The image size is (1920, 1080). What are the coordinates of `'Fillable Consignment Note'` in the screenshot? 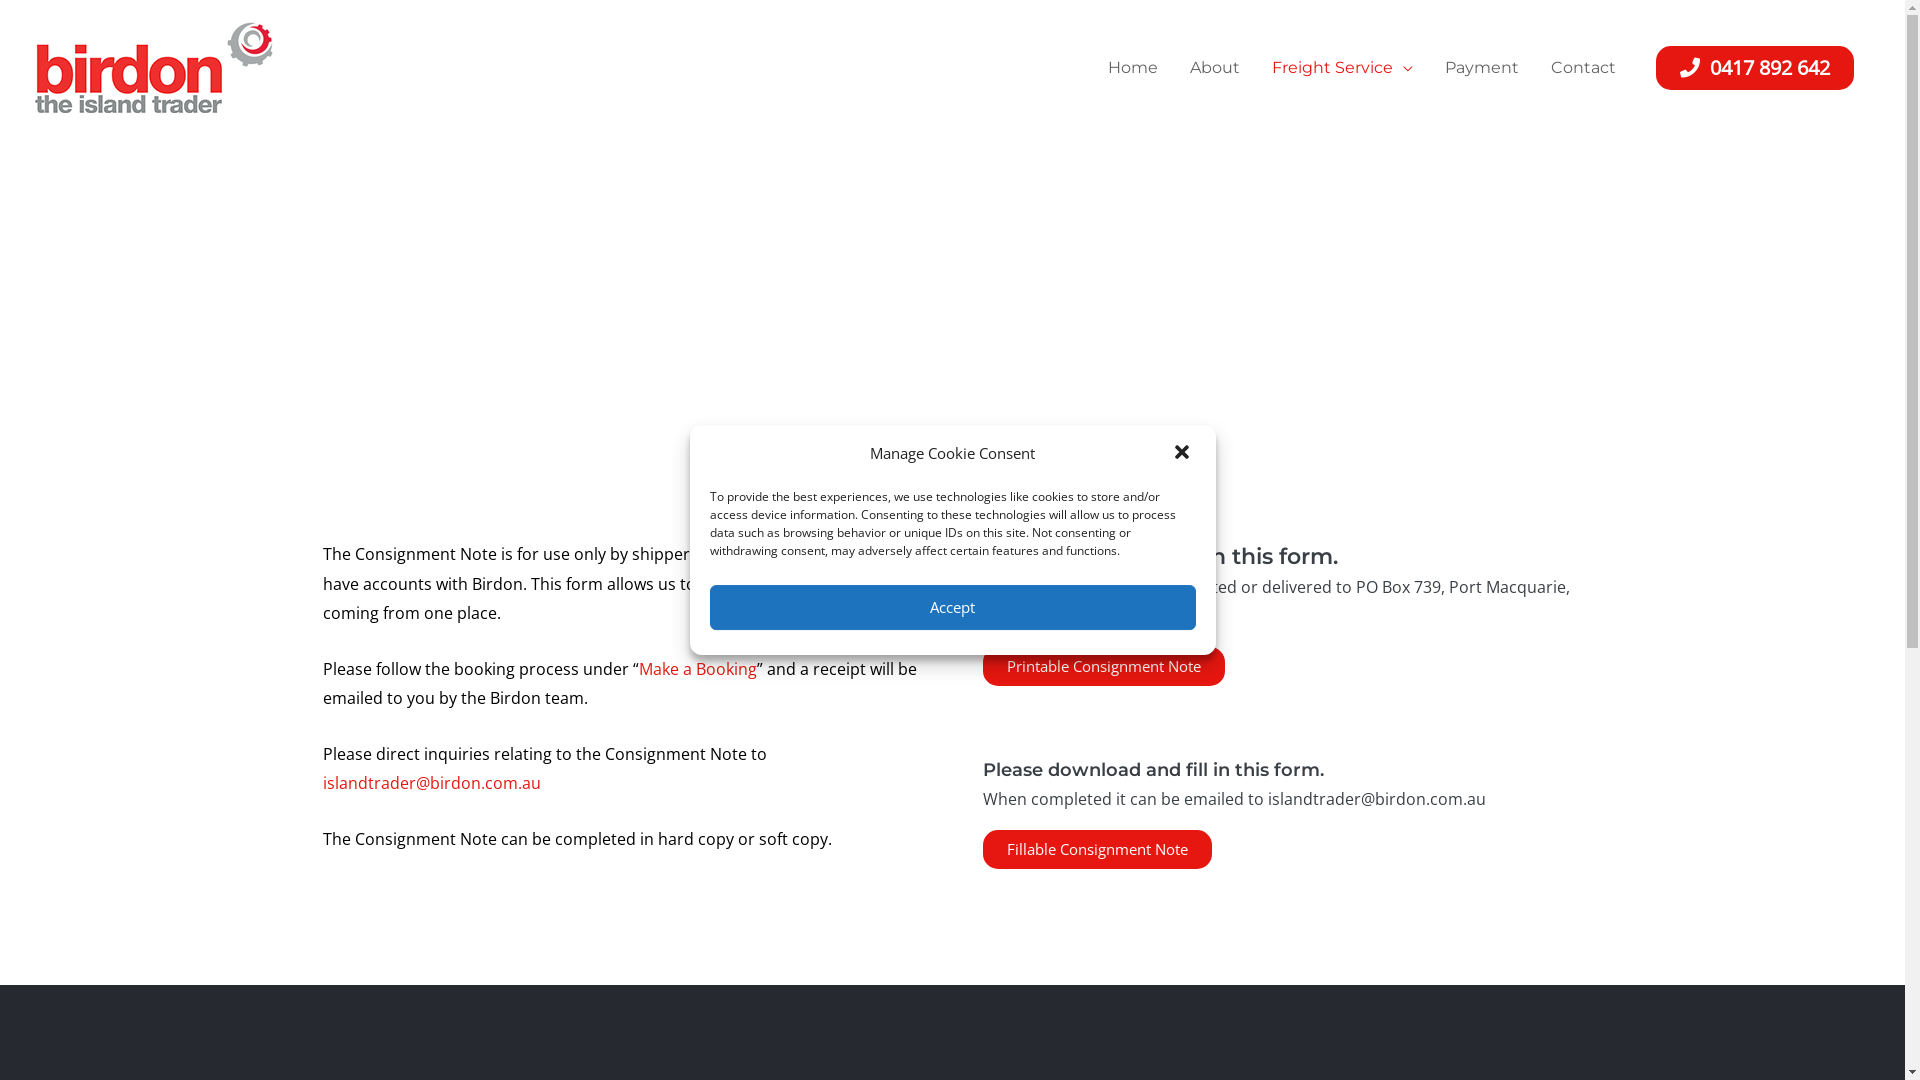 It's located at (1095, 849).